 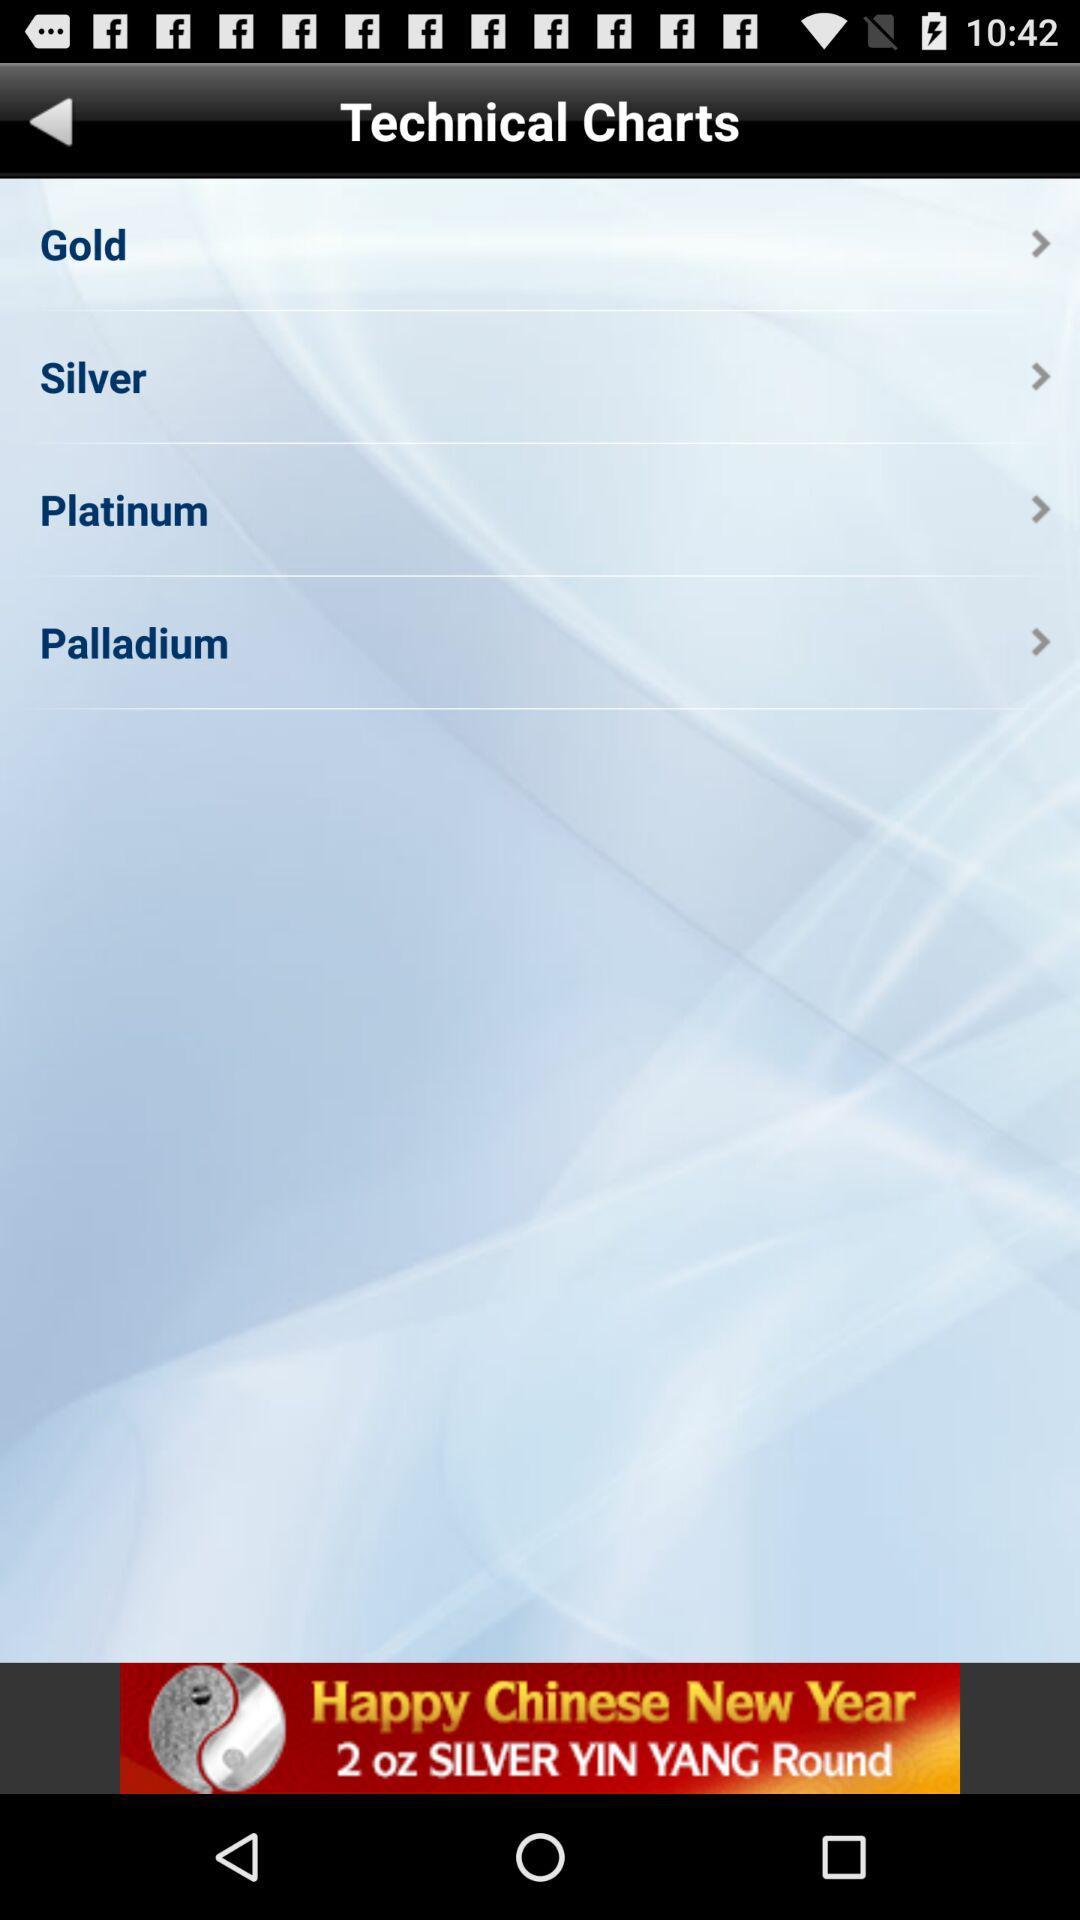 What do you see at coordinates (134, 642) in the screenshot?
I see `palladium app` at bounding box center [134, 642].